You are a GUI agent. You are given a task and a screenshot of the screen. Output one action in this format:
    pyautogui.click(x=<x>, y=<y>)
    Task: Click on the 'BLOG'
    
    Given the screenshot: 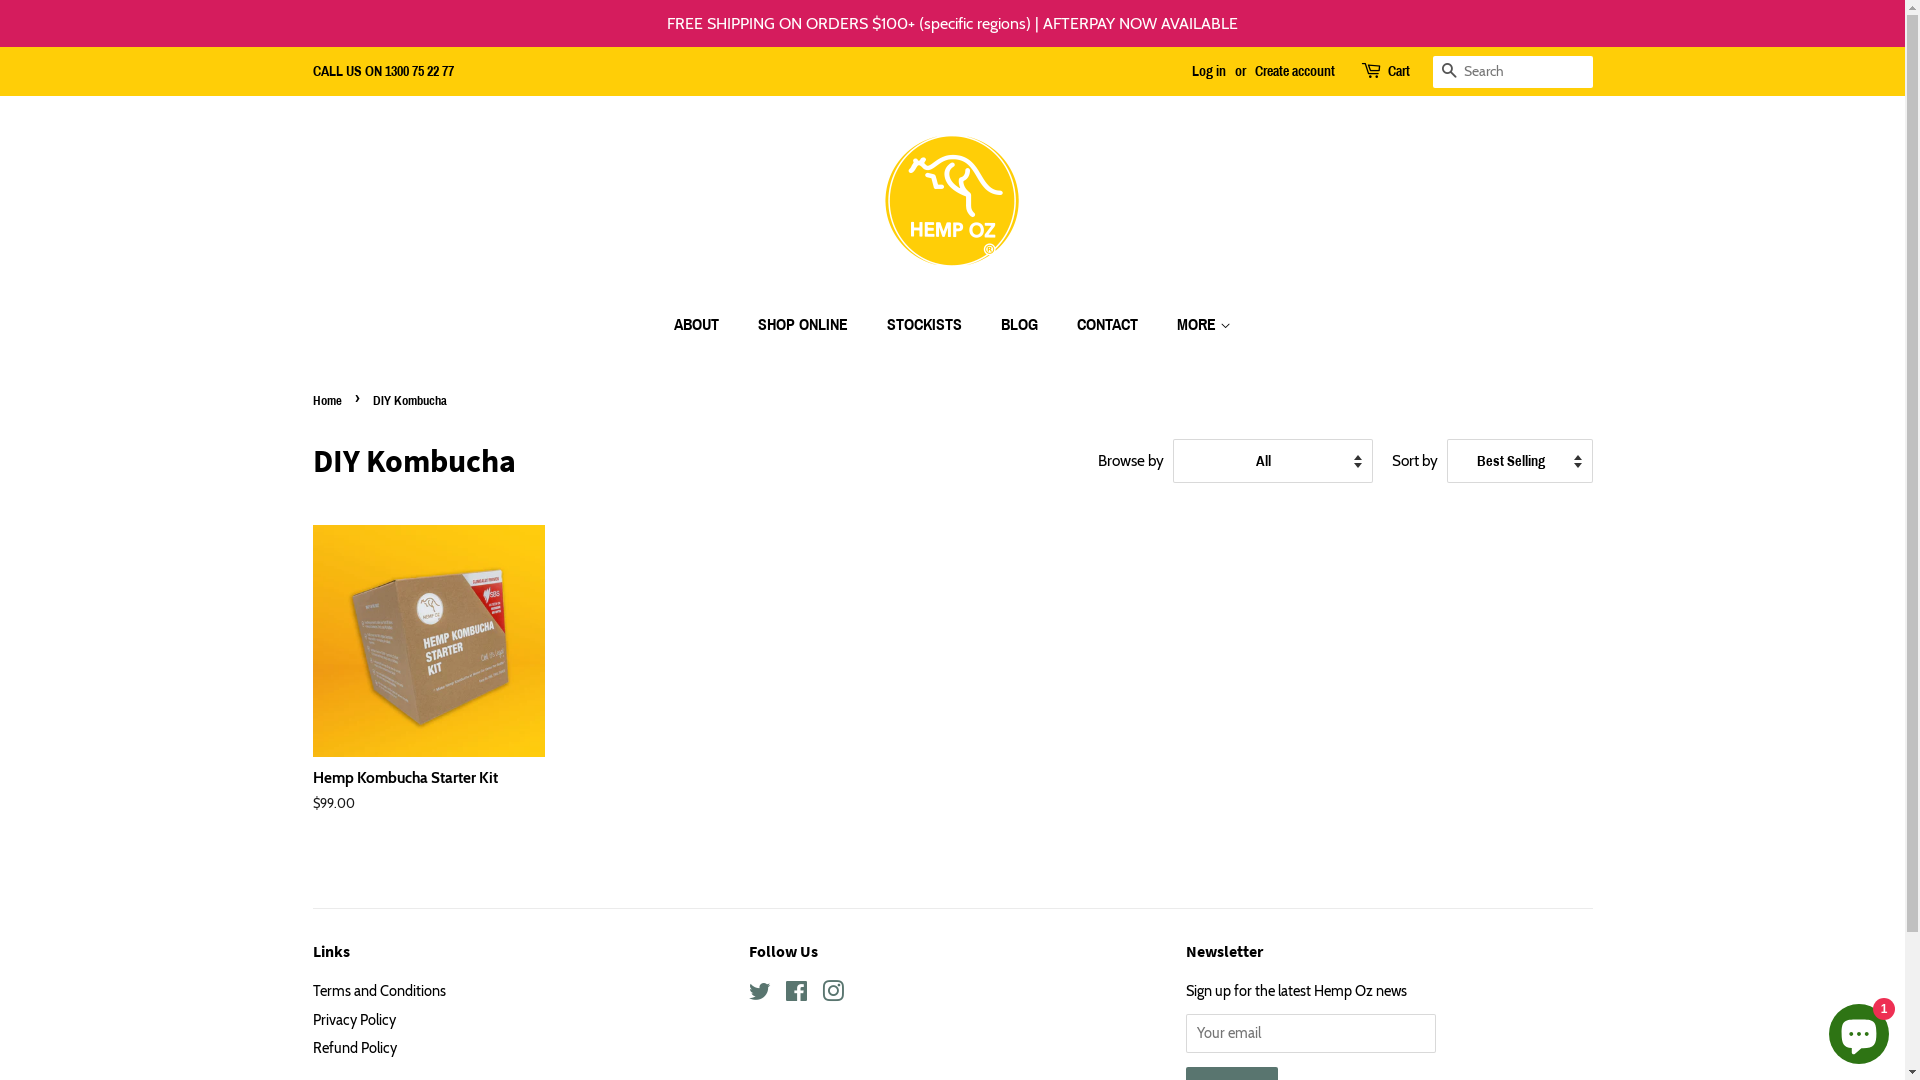 What is the action you would take?
    pyautogui.click(x=1022, y=323)
    